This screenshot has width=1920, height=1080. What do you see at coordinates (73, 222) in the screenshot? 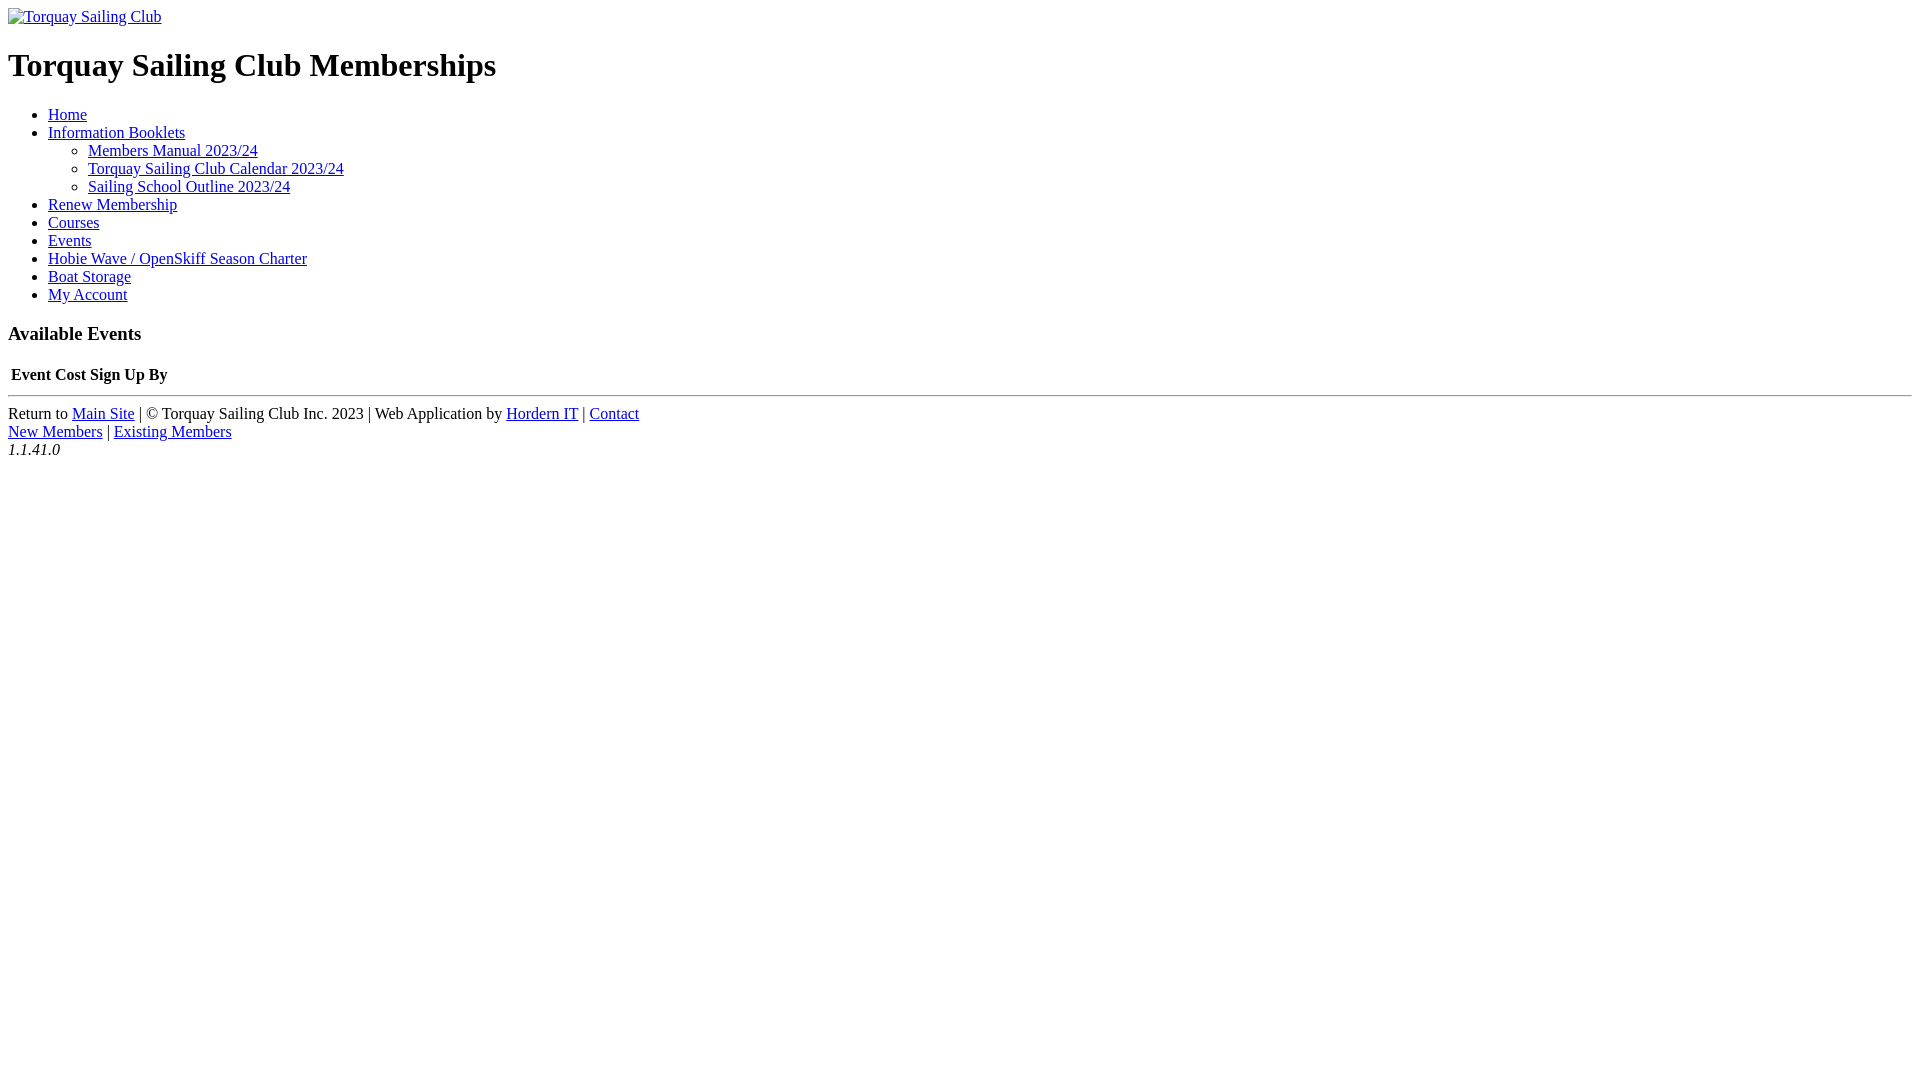
I see `'Courses'` at bounding box center [73, 222].